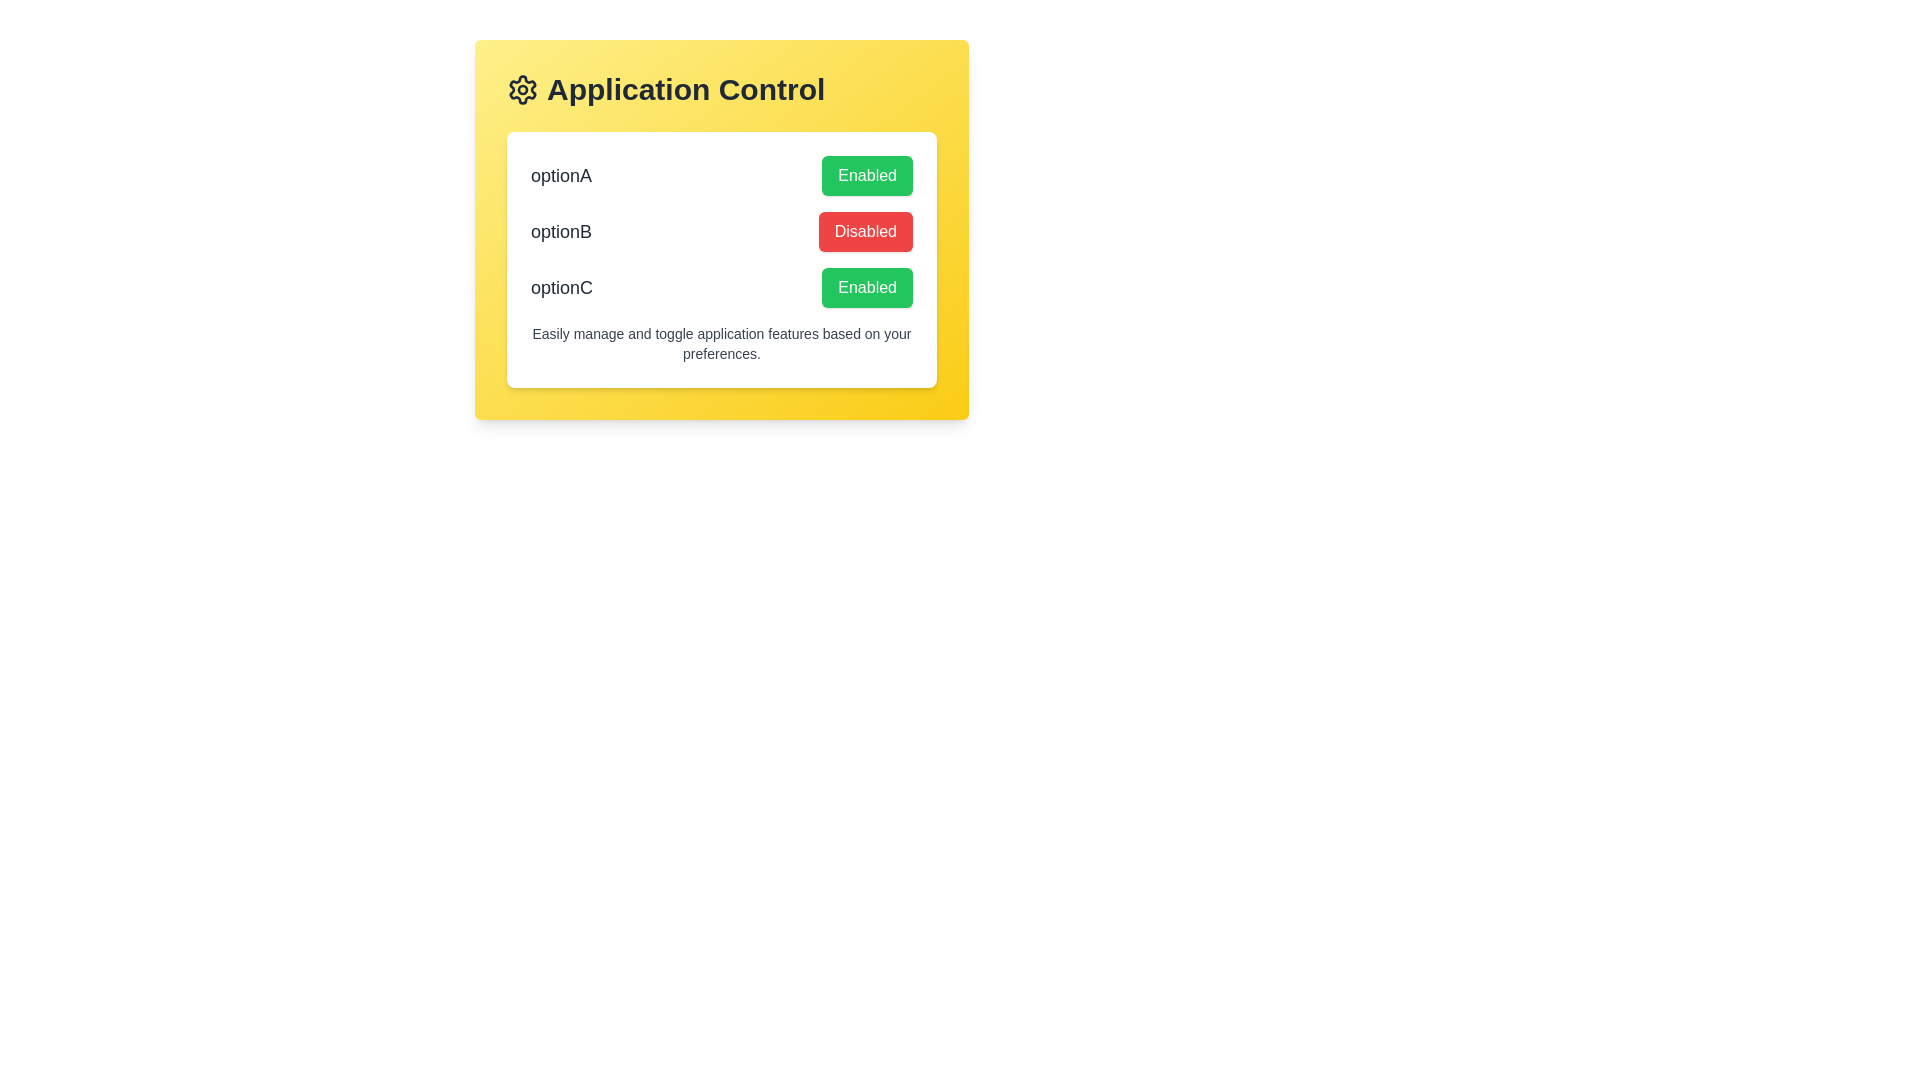 This screenshot has width=1920, height=1080. Describe the element at coordinates (865, 230) in the screenshot. I see `the red button labeled 'Disabled' in the 'Application Control' settings panel, which is the second toggle button from the top in a vertical list aligned to the right of 'optionB'` at that location.